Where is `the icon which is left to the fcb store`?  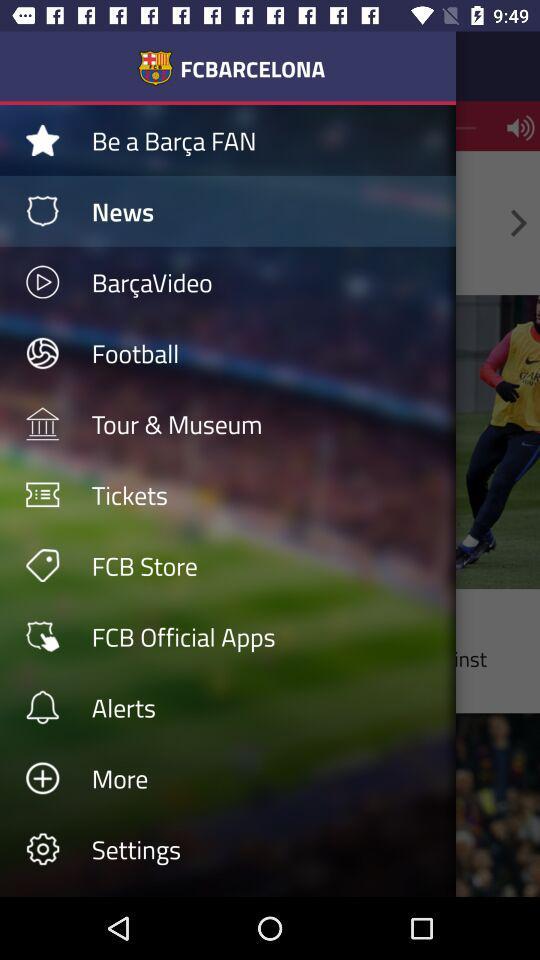 the icon which is left to the fcb store is located at coordinates (42, 565).